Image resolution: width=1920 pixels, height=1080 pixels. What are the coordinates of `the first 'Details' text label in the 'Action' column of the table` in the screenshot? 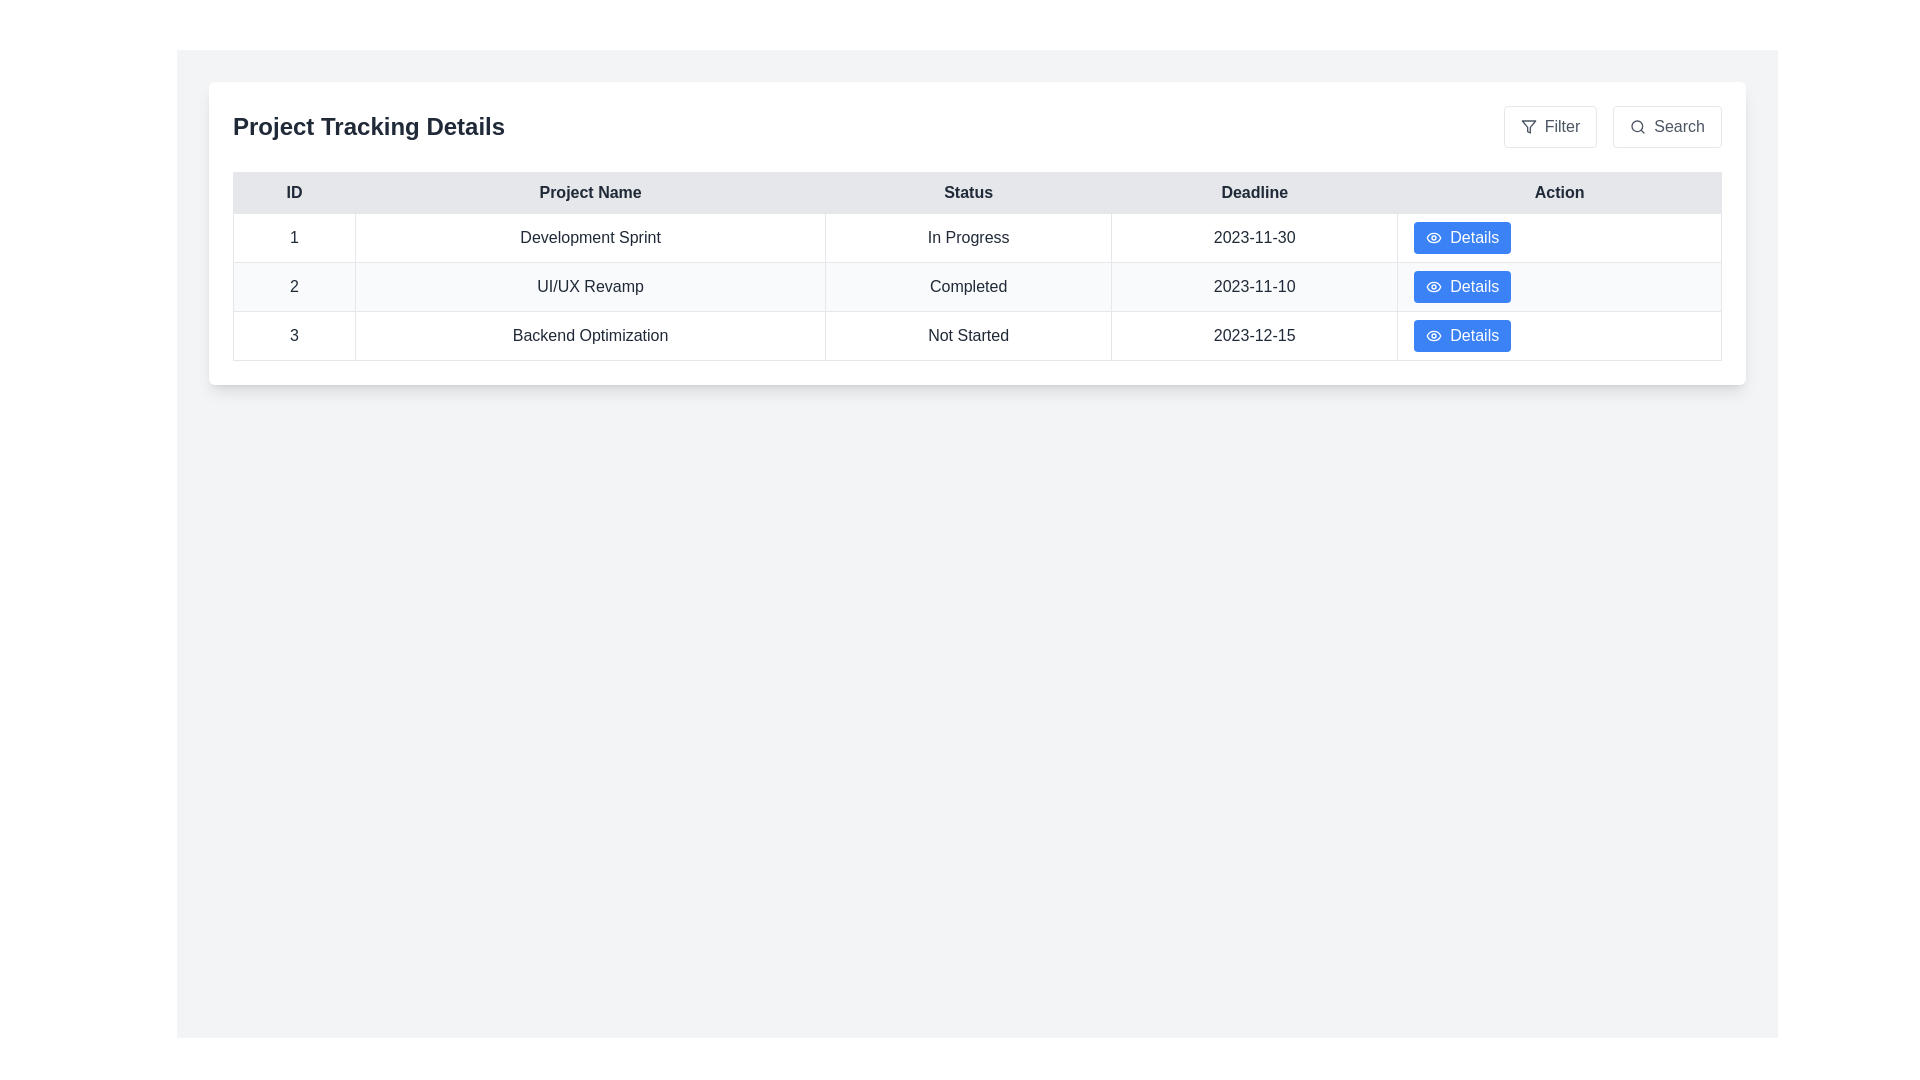 It's located at (1474, 237).